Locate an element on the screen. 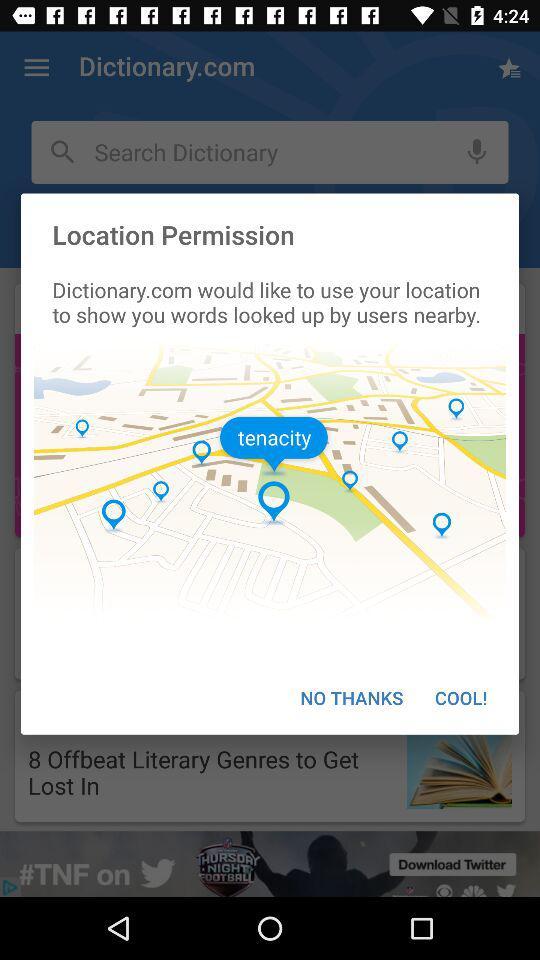 The image size is (540, 960). item to the left of the cool! is located at coordinates (350, 697).